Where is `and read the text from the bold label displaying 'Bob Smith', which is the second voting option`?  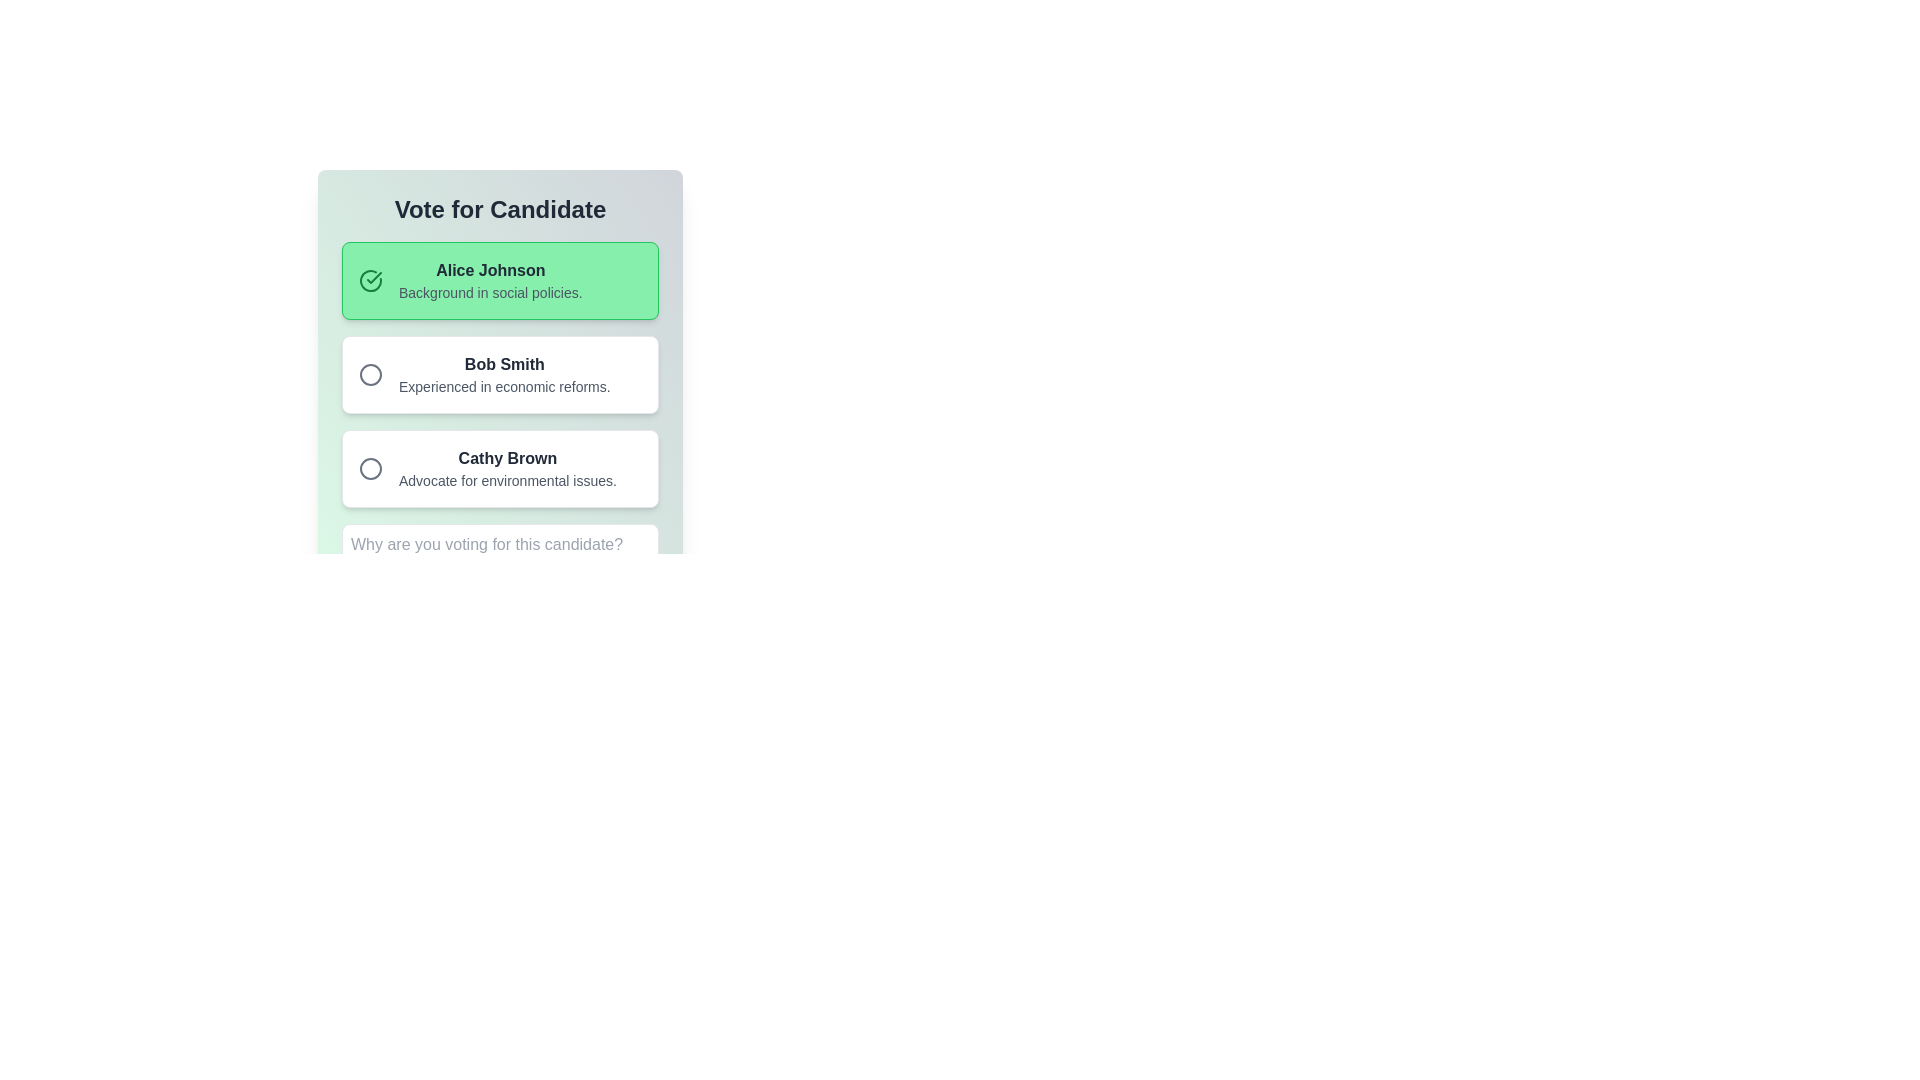 and read the text from the bold label displaying 'Bob Smith', which is the second voting option is located at coordinates (504, 365).